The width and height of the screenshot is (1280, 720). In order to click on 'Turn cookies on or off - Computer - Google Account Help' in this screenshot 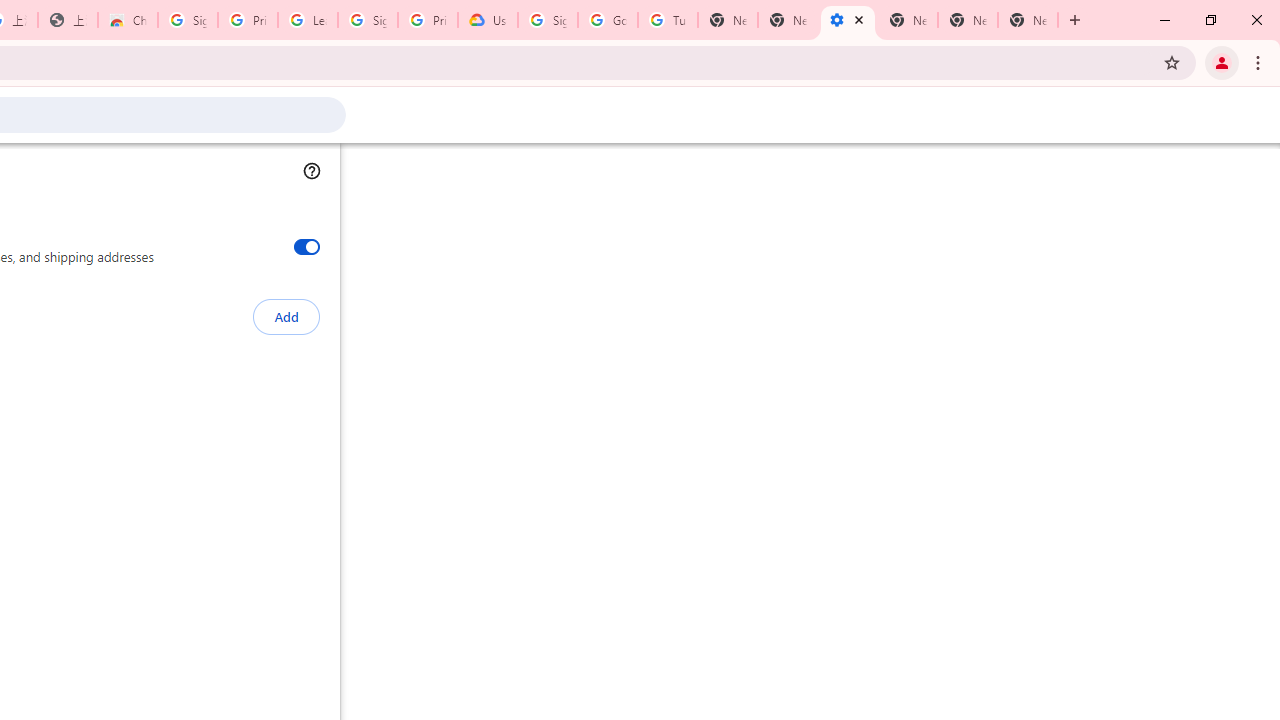, I will do `click(667, 20)`.